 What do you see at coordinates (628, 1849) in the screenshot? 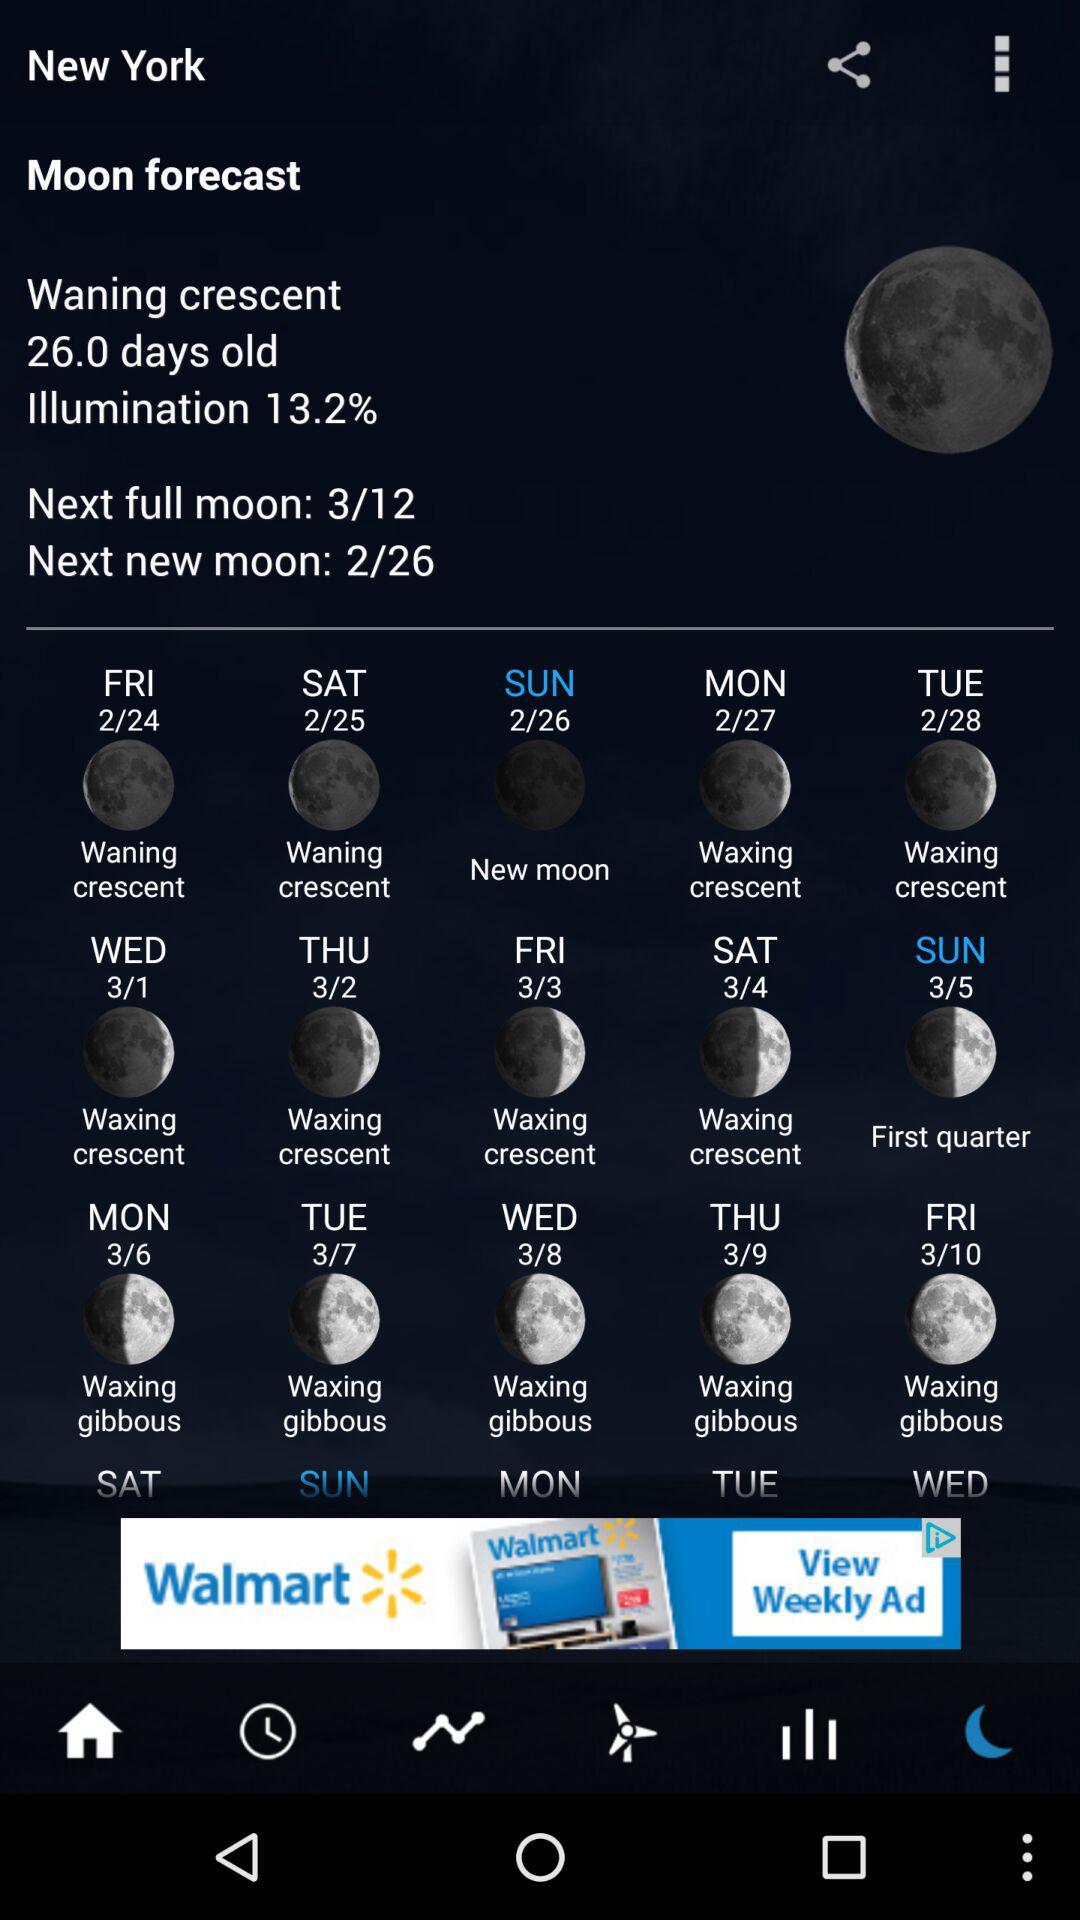
I see `the weather icon` at bounding box center [628, 1849].